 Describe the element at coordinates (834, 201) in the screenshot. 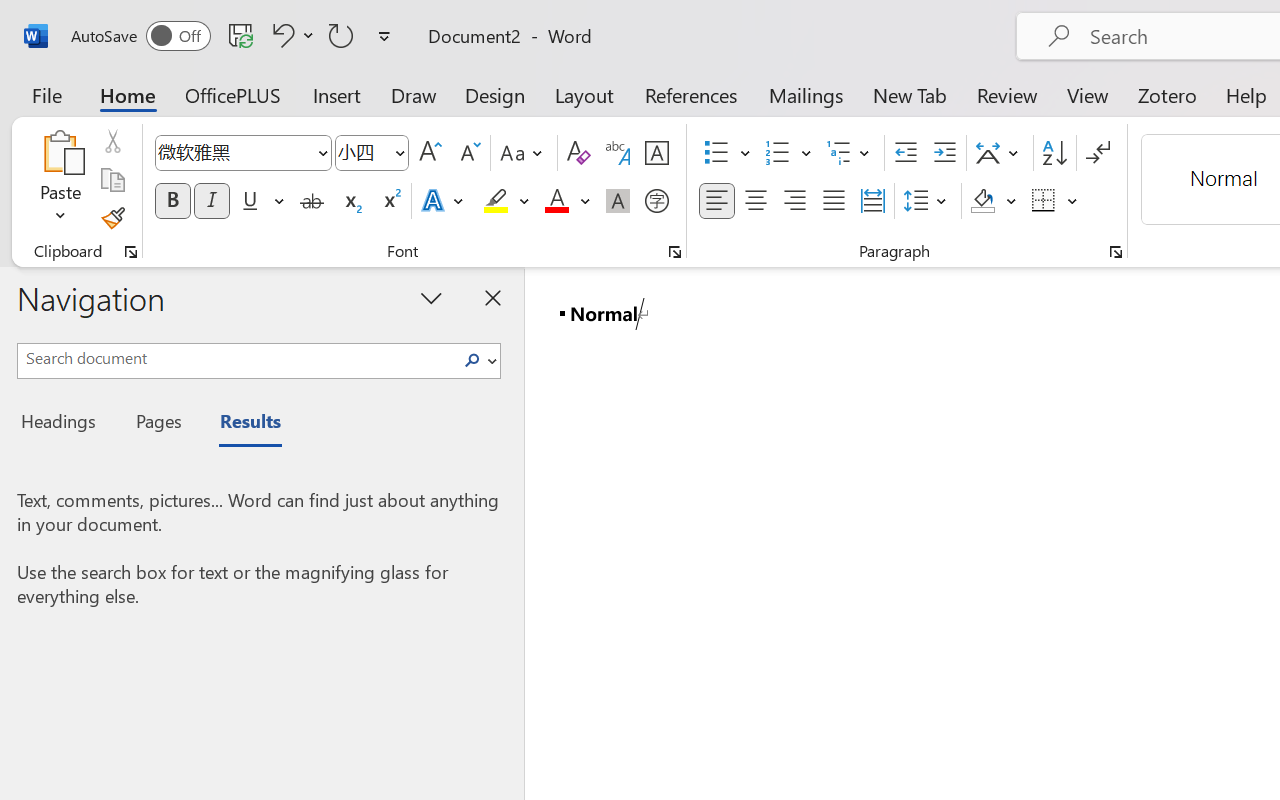

I see `'Justify'` at that location.